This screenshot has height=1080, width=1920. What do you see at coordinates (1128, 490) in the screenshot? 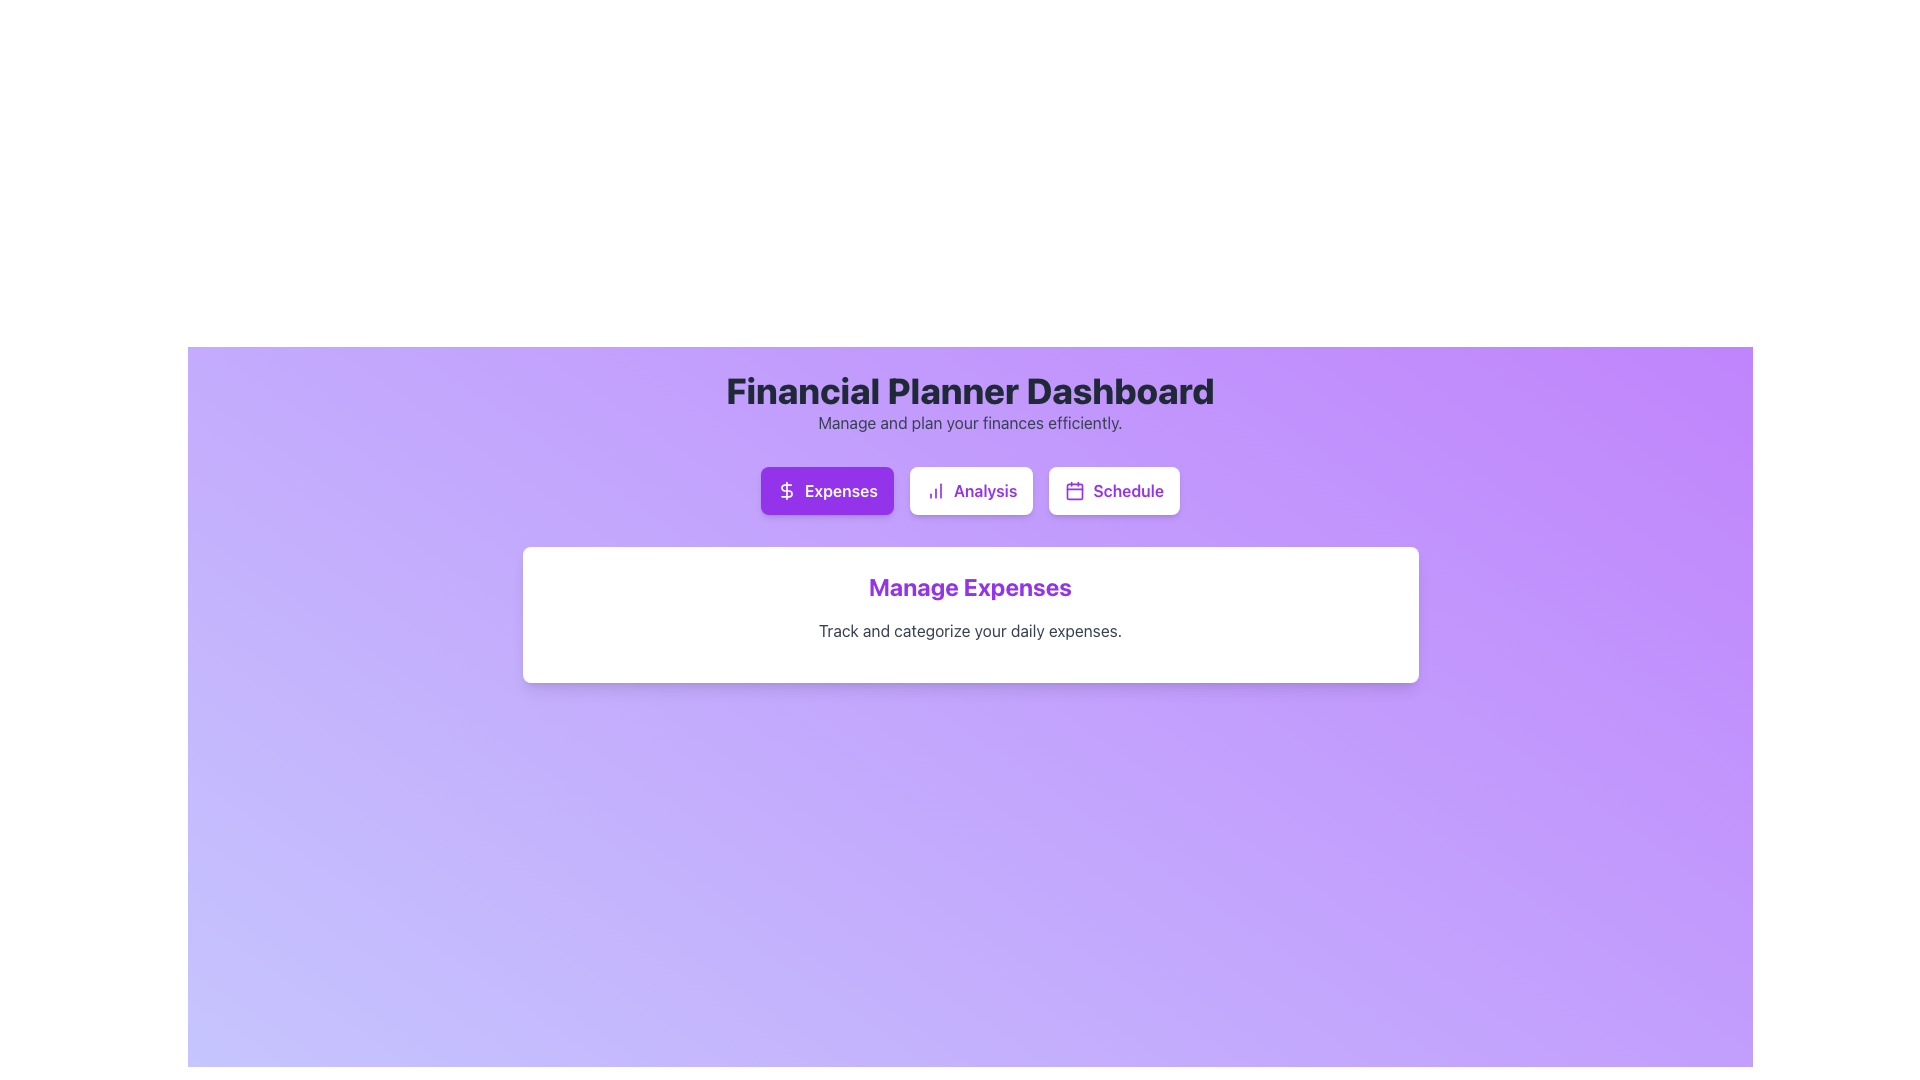
I see `the 'Schedule' button, which is the third button from the left in the row below 'Financial Planner Dashboard', styled with purple text and a calendar icon` at bounding box center [1128, 490].